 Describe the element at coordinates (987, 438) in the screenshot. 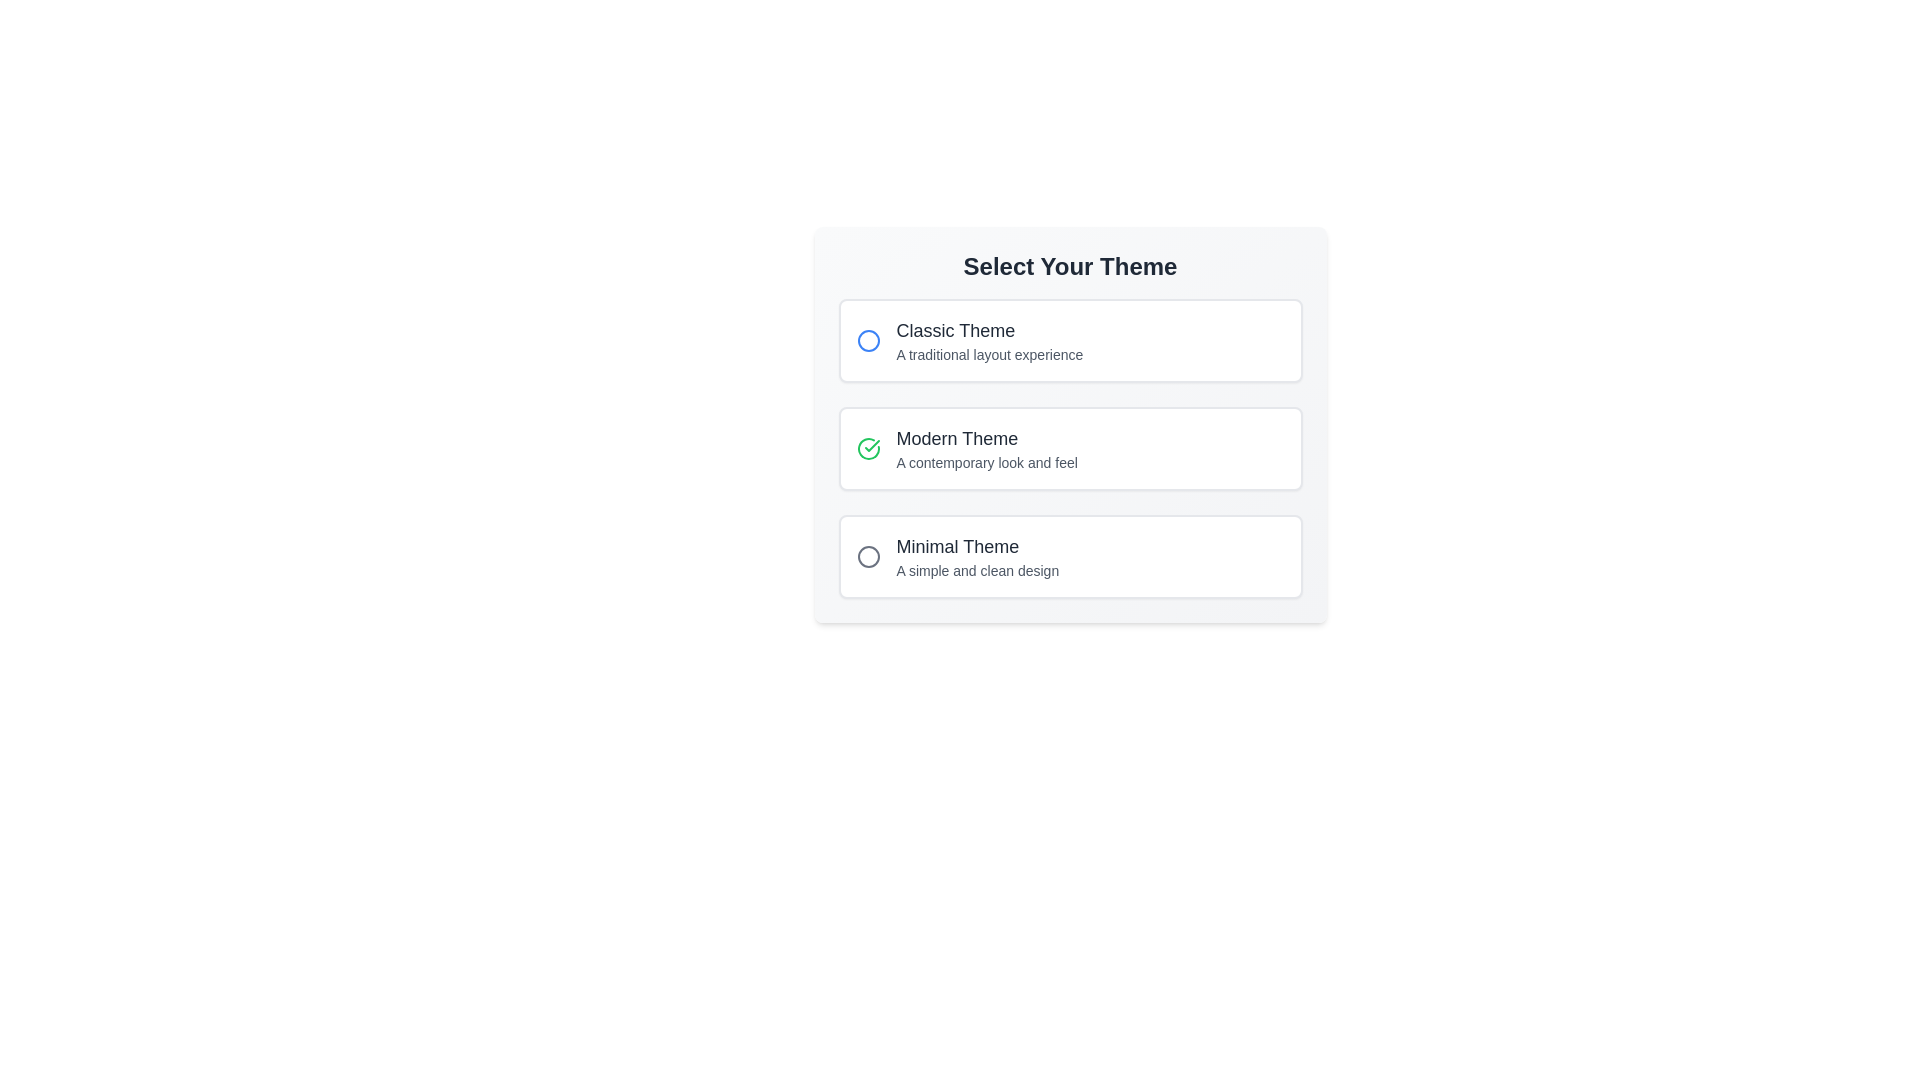

I see `the text label displaying 'Modern Theme', which is styled in a medium-sized, bold font and located within the second option of the theme choices list` at that location.